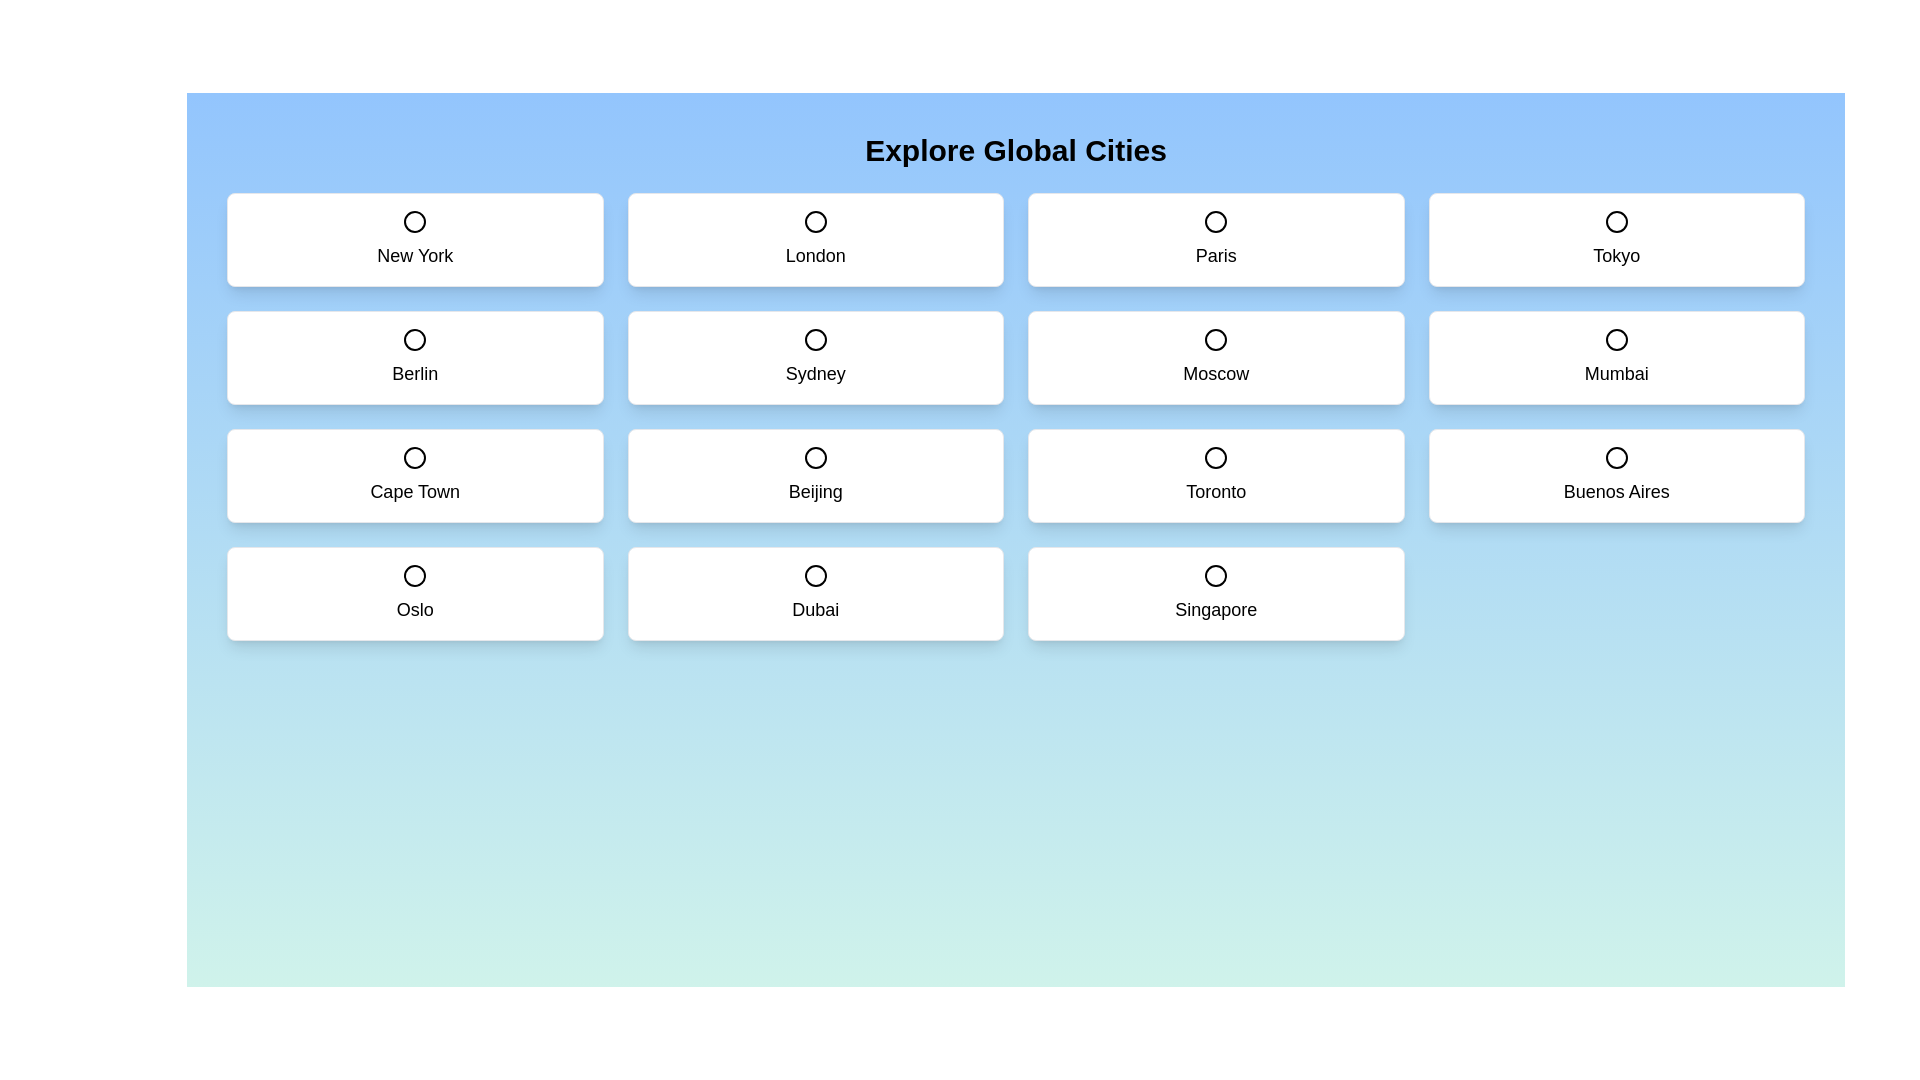 The image size is (1920, 1080). Describe the element at coordinates (1215, 475) in the screenshot. I see `the city card labeled Toronto to toggle its selection state` at that location.